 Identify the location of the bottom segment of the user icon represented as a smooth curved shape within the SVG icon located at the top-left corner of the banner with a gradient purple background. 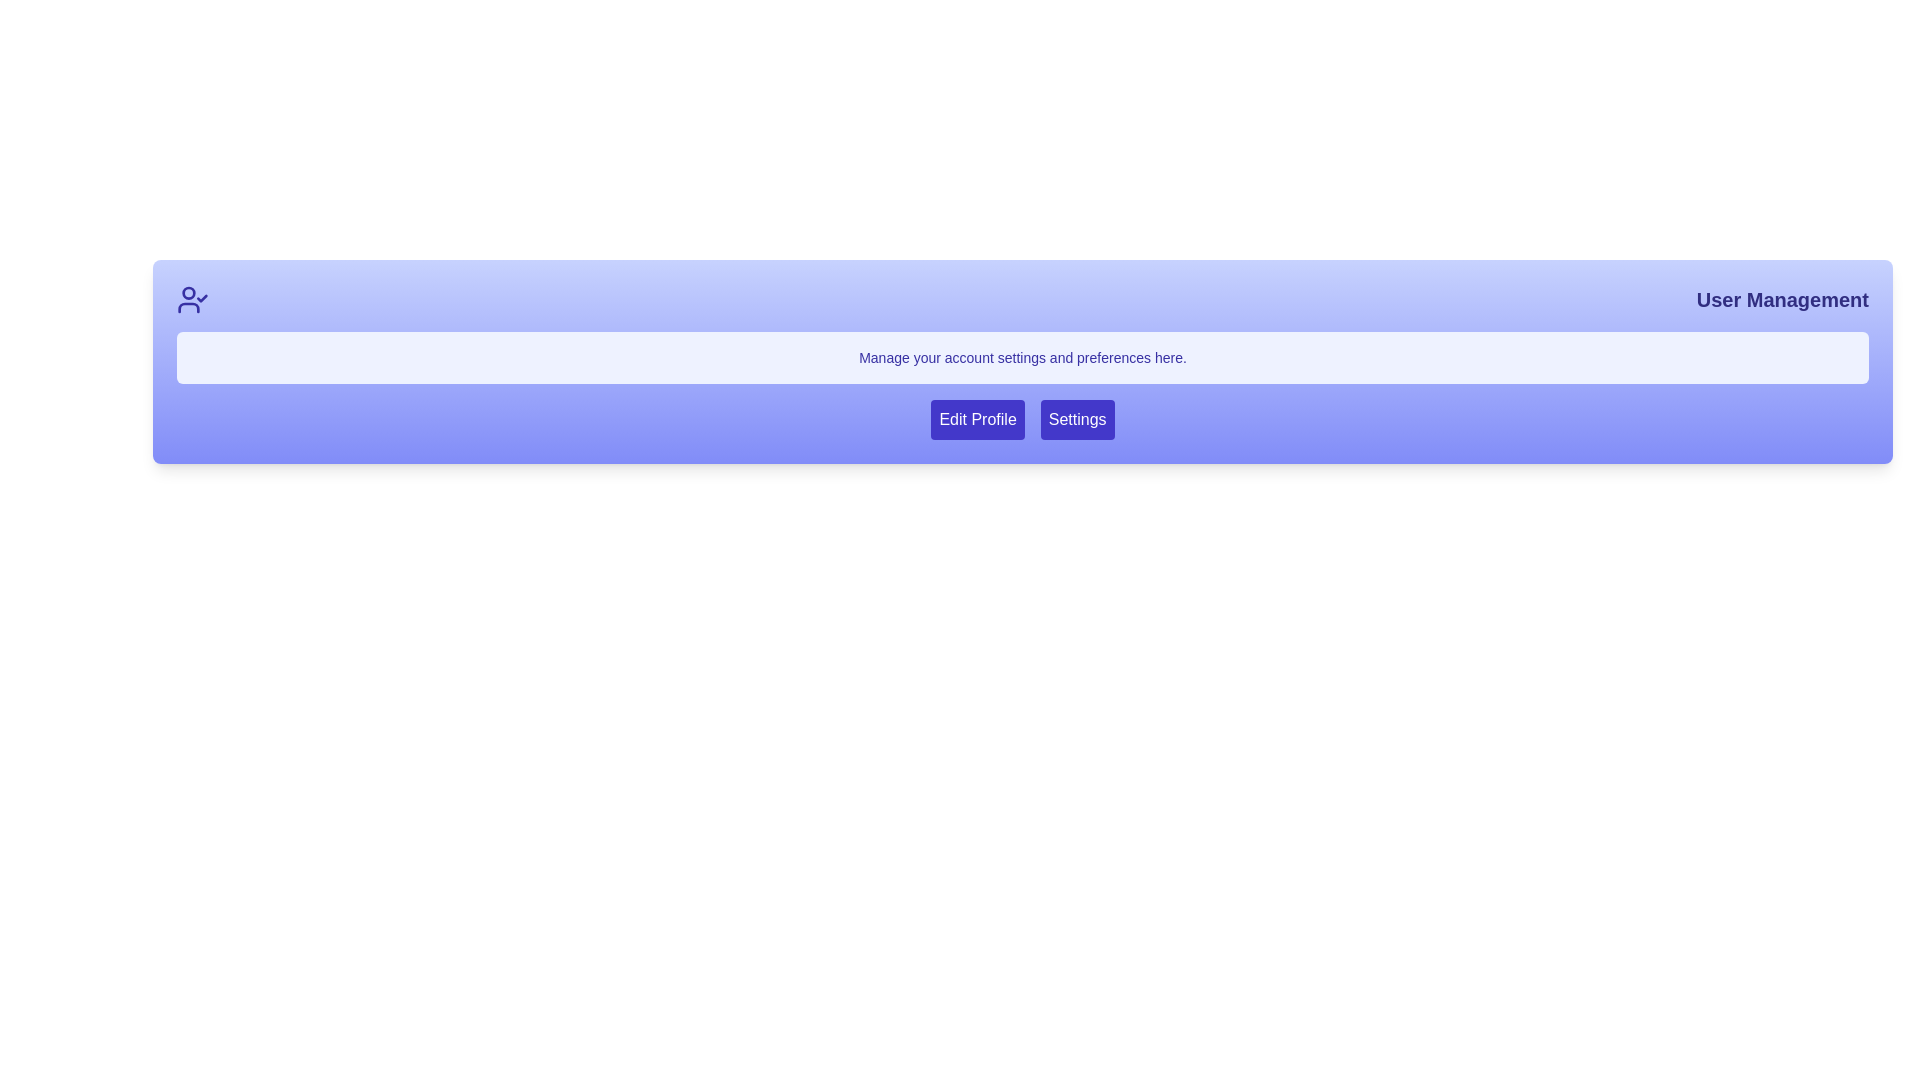
(188, 308).